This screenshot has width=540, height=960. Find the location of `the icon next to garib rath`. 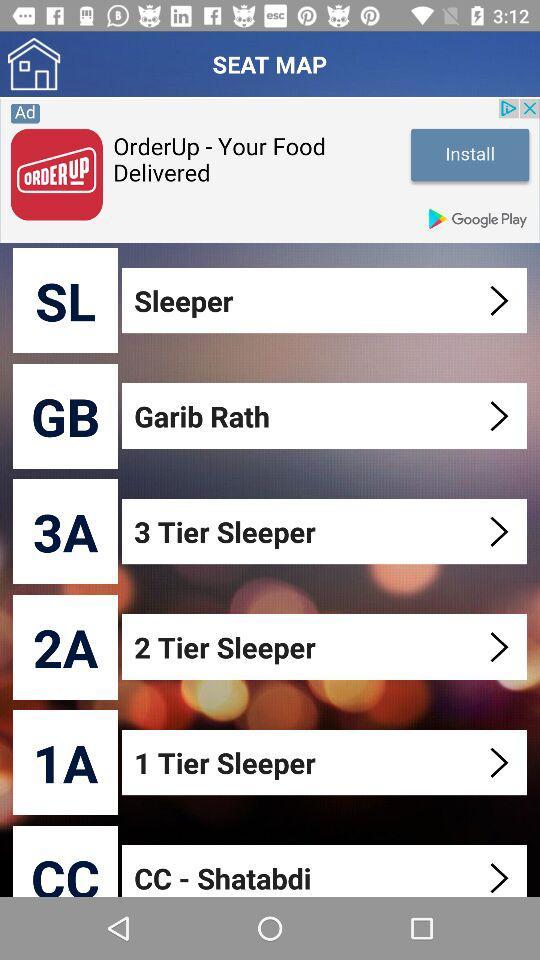

the icon next to garib rath is located at coordinates (65, 415).